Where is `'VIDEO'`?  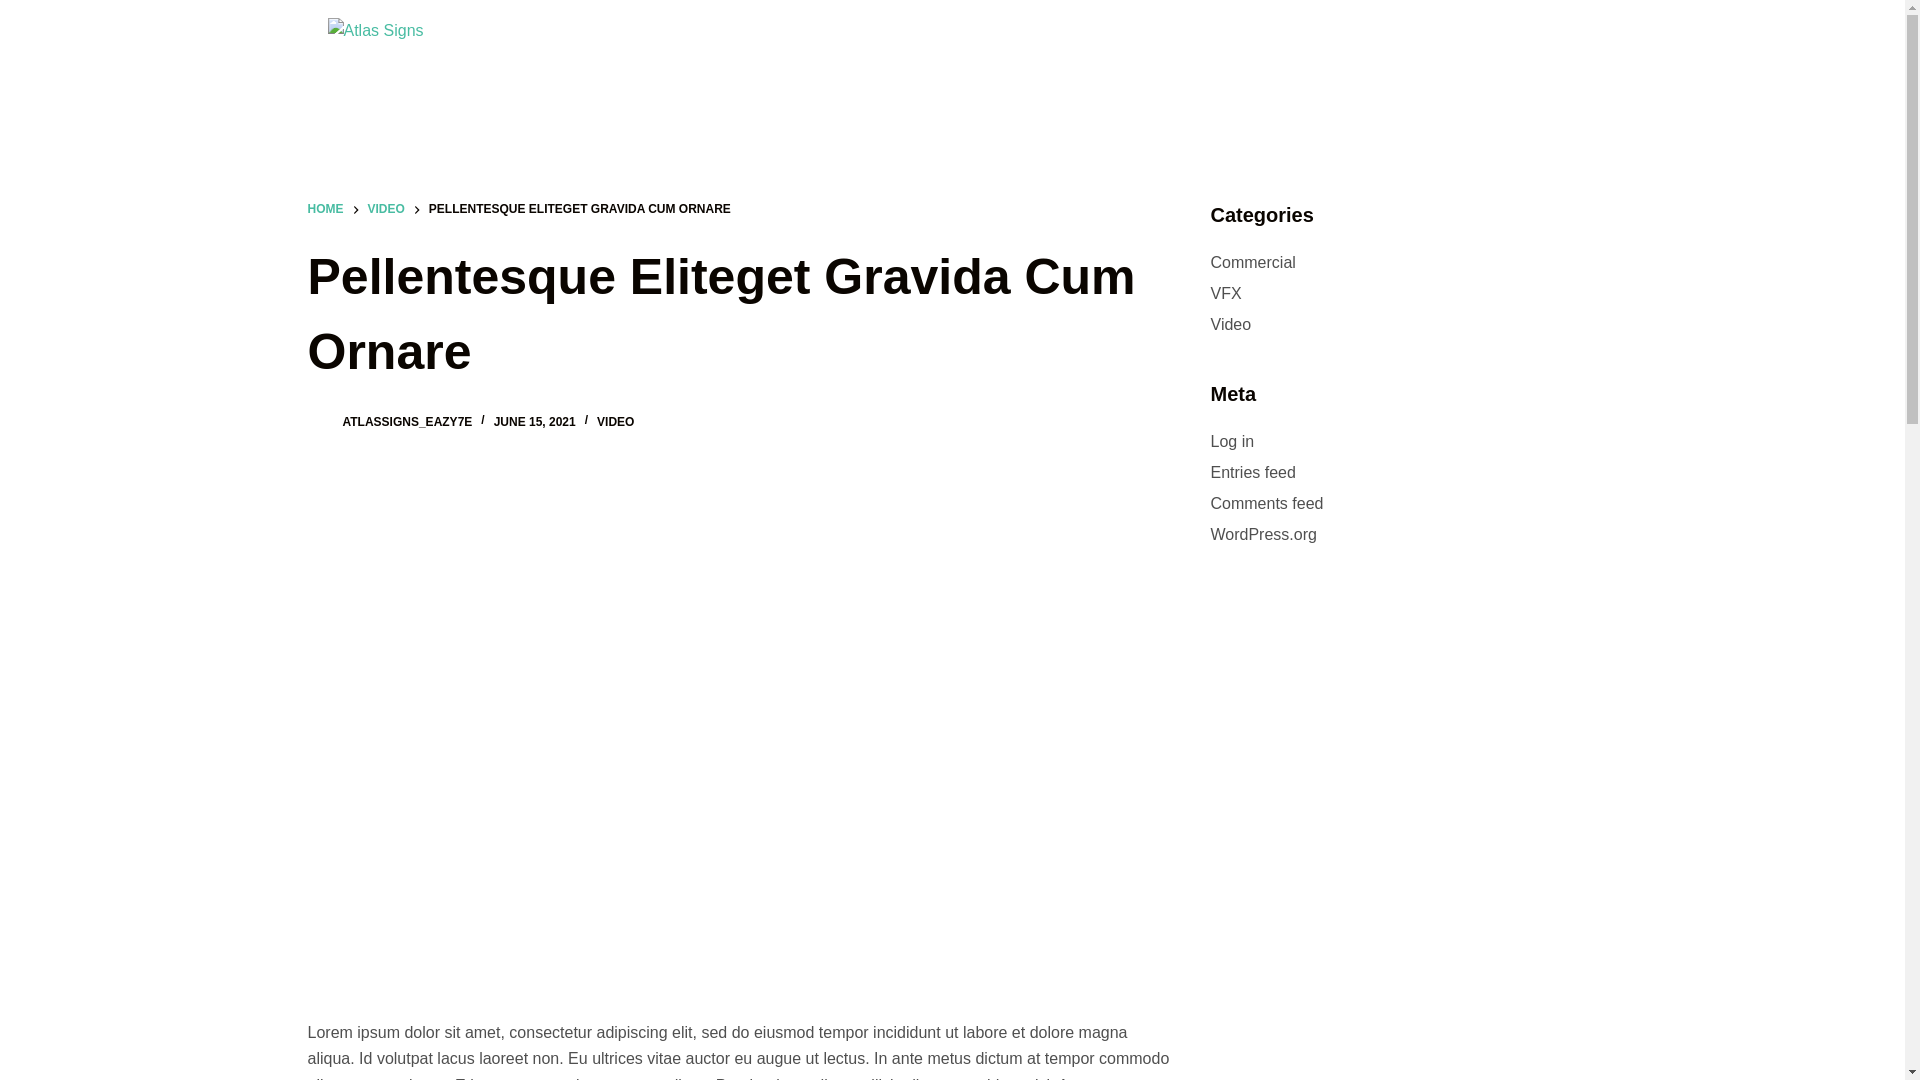
'VIDEO' is located at coordinates (386, 209).